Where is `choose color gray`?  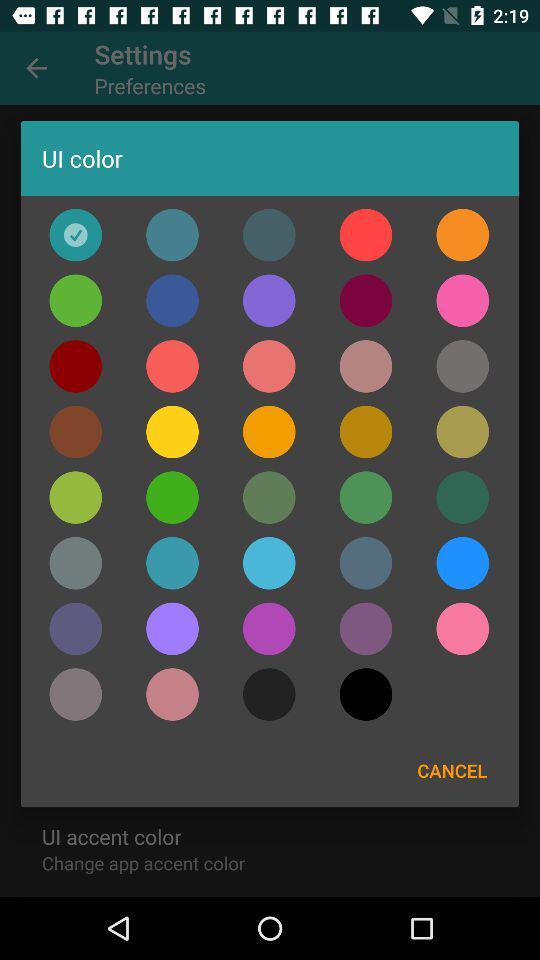 choose color gray is located at coordinates (74, 563).